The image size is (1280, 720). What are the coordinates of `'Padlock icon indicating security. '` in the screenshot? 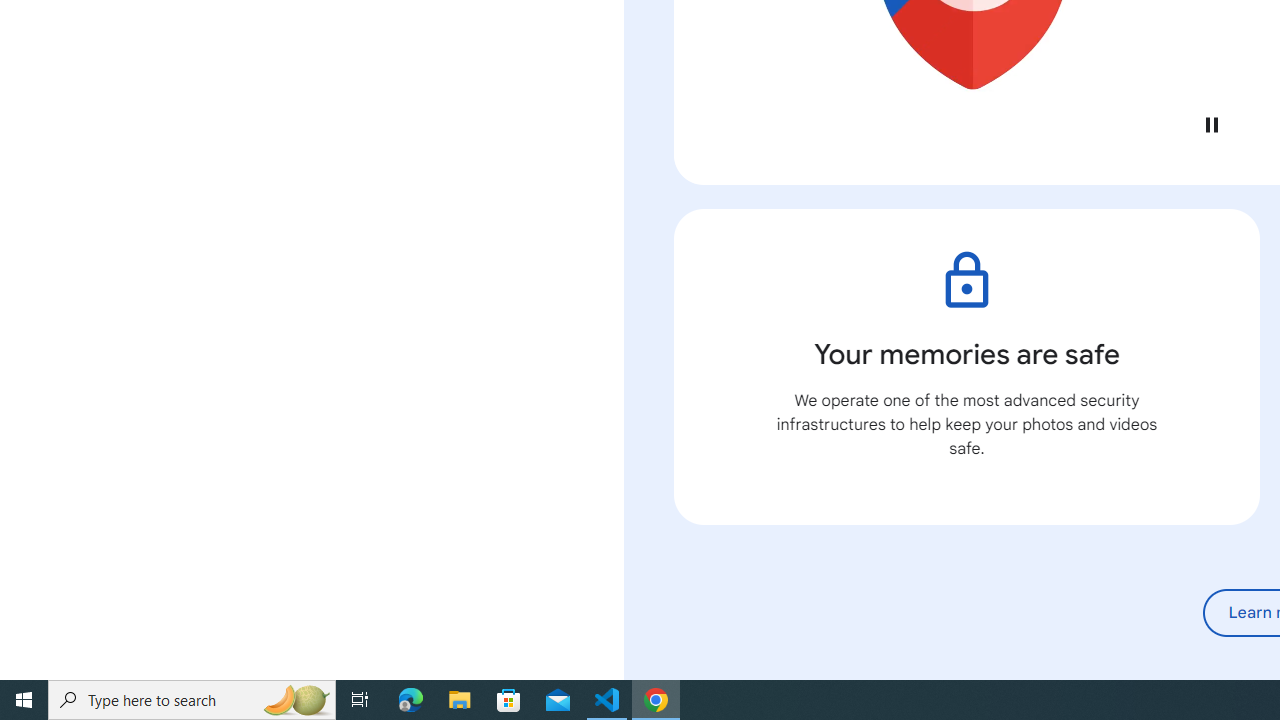 It's located at (966, 280).